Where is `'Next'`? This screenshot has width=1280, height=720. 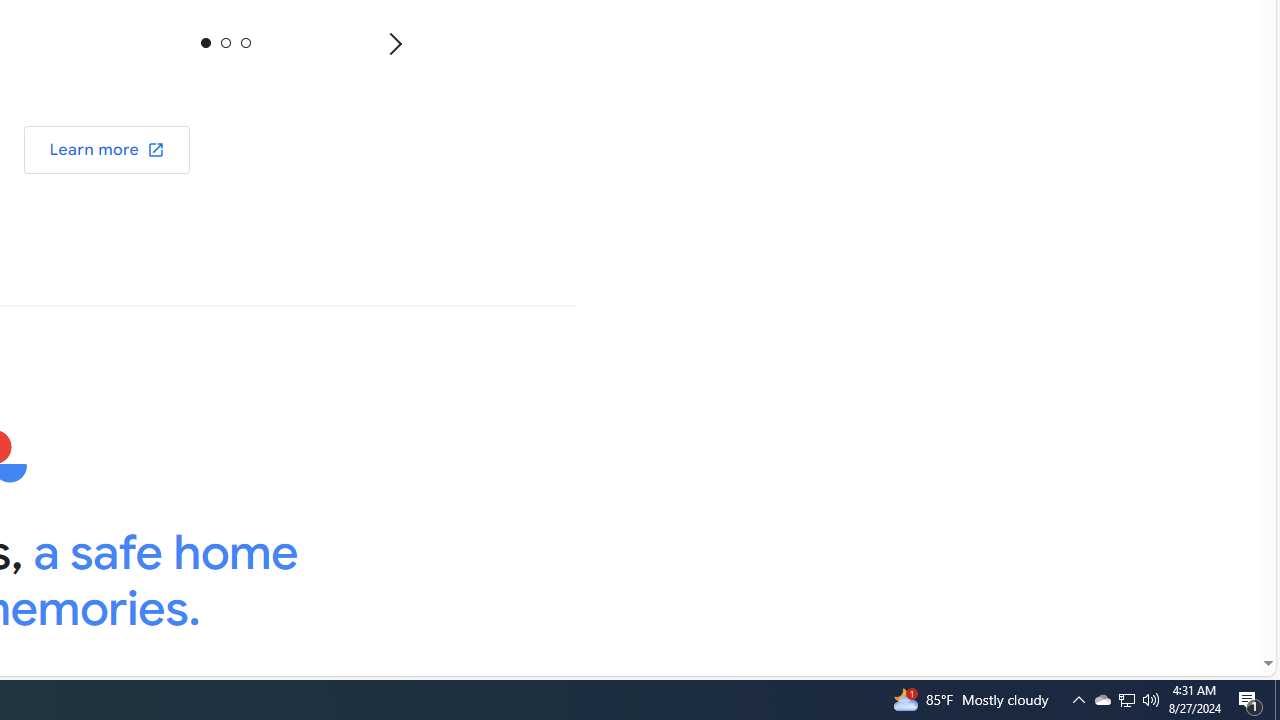
'Next' is located at coordinates (394, 43).